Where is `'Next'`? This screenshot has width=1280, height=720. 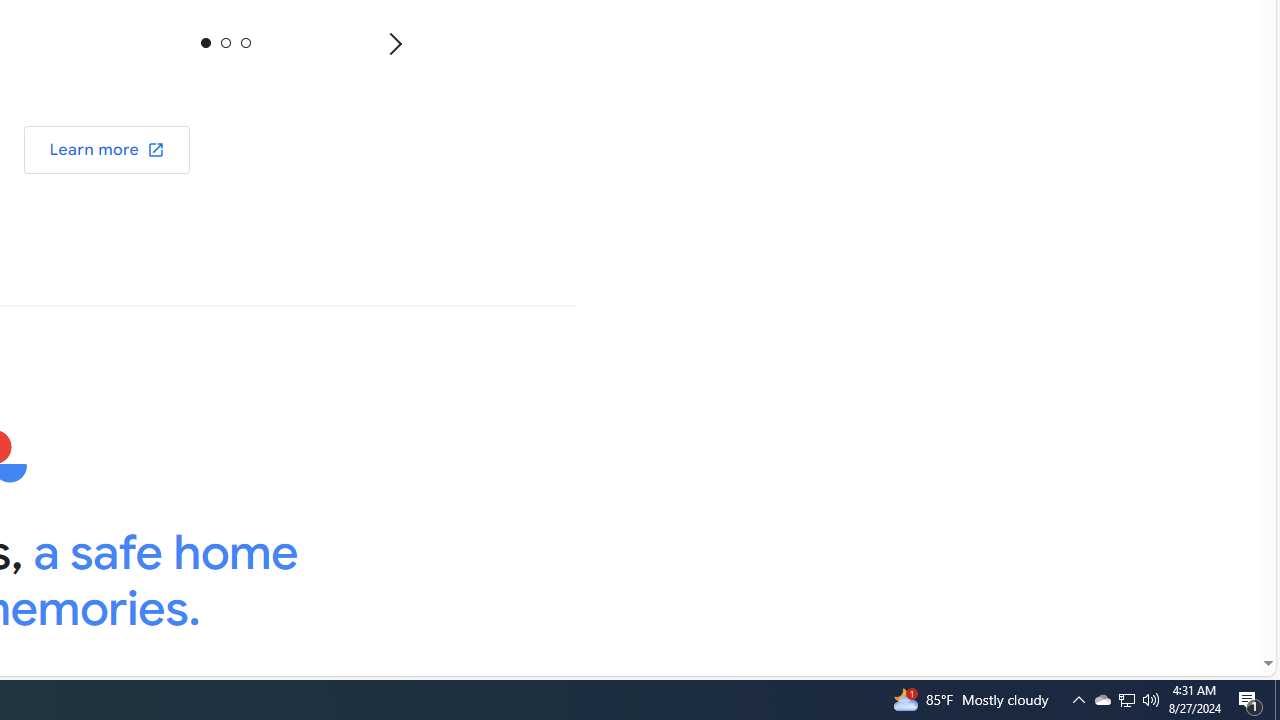
'Next' is located at coordinates (394, 43).